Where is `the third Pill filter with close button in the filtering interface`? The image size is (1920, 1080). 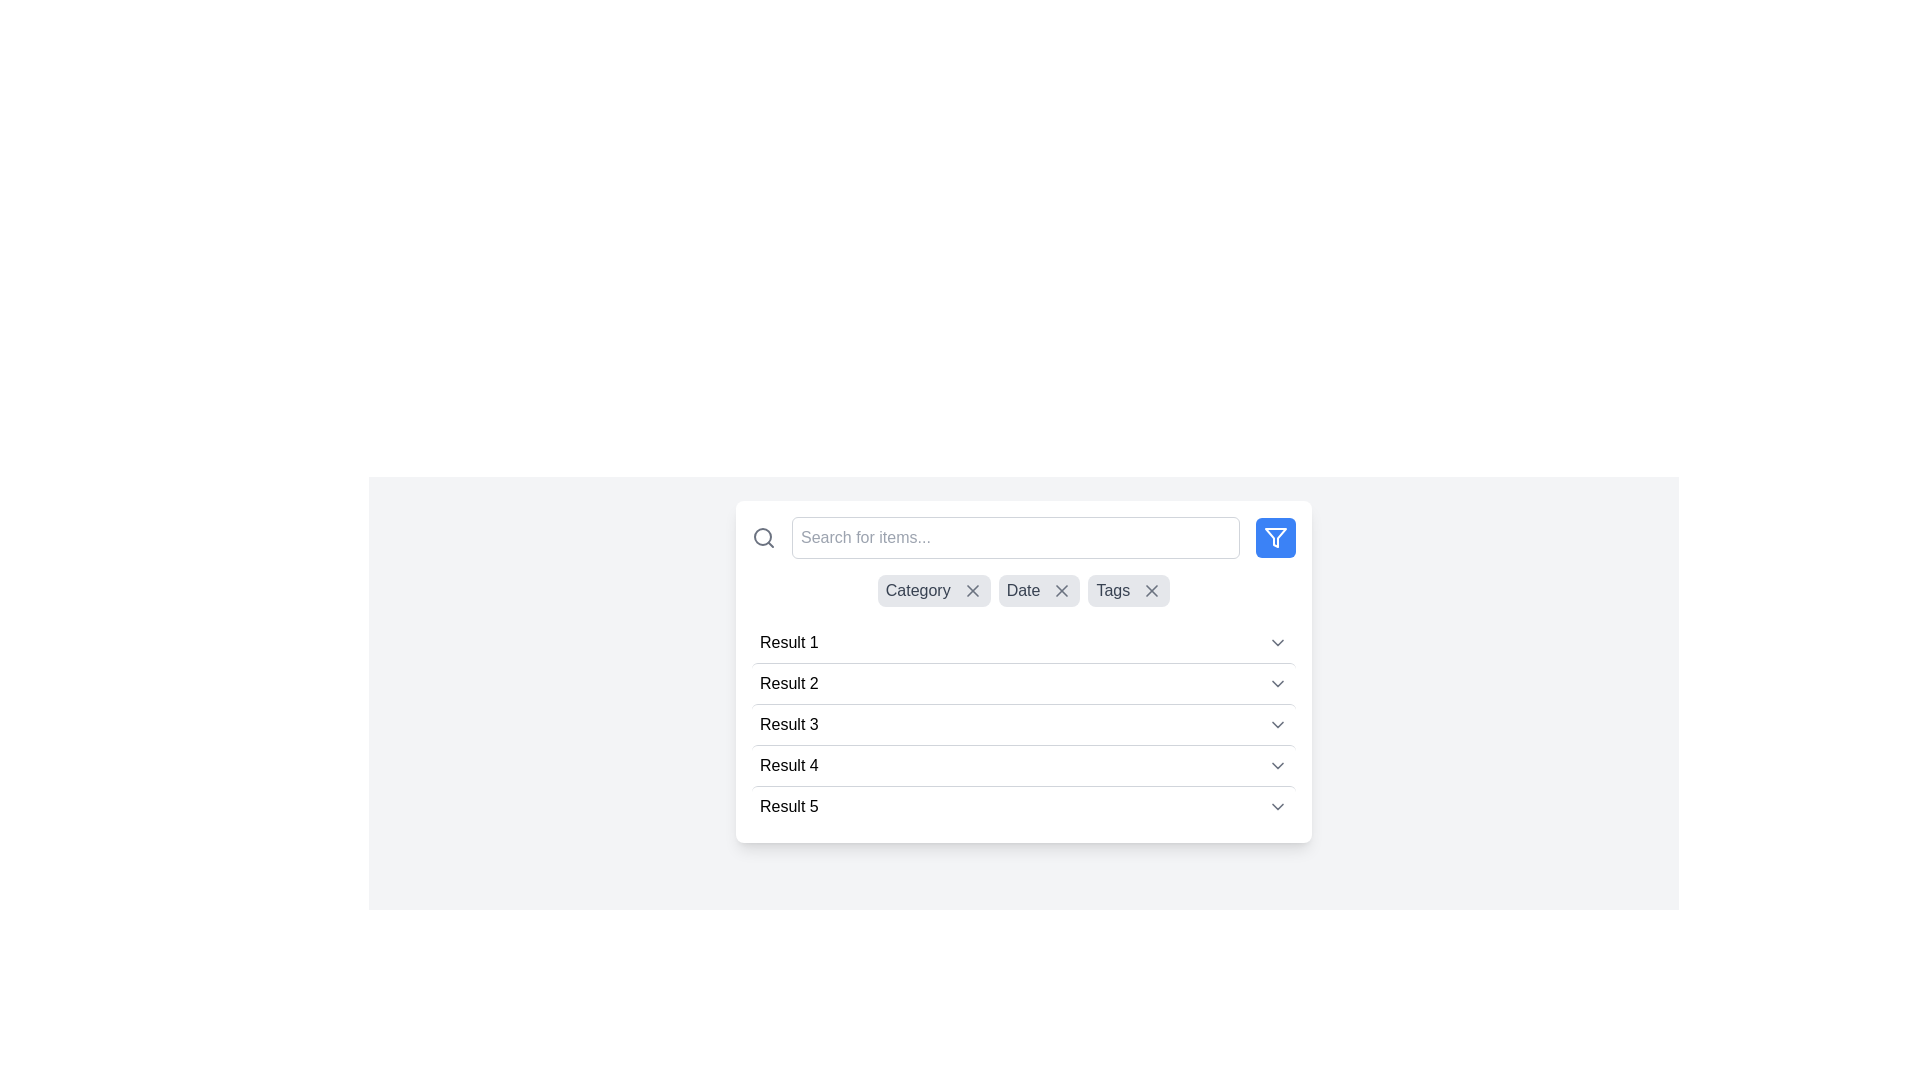
the third Pill filter with close button in the filtering interface is located at coordinates (1129, 589).